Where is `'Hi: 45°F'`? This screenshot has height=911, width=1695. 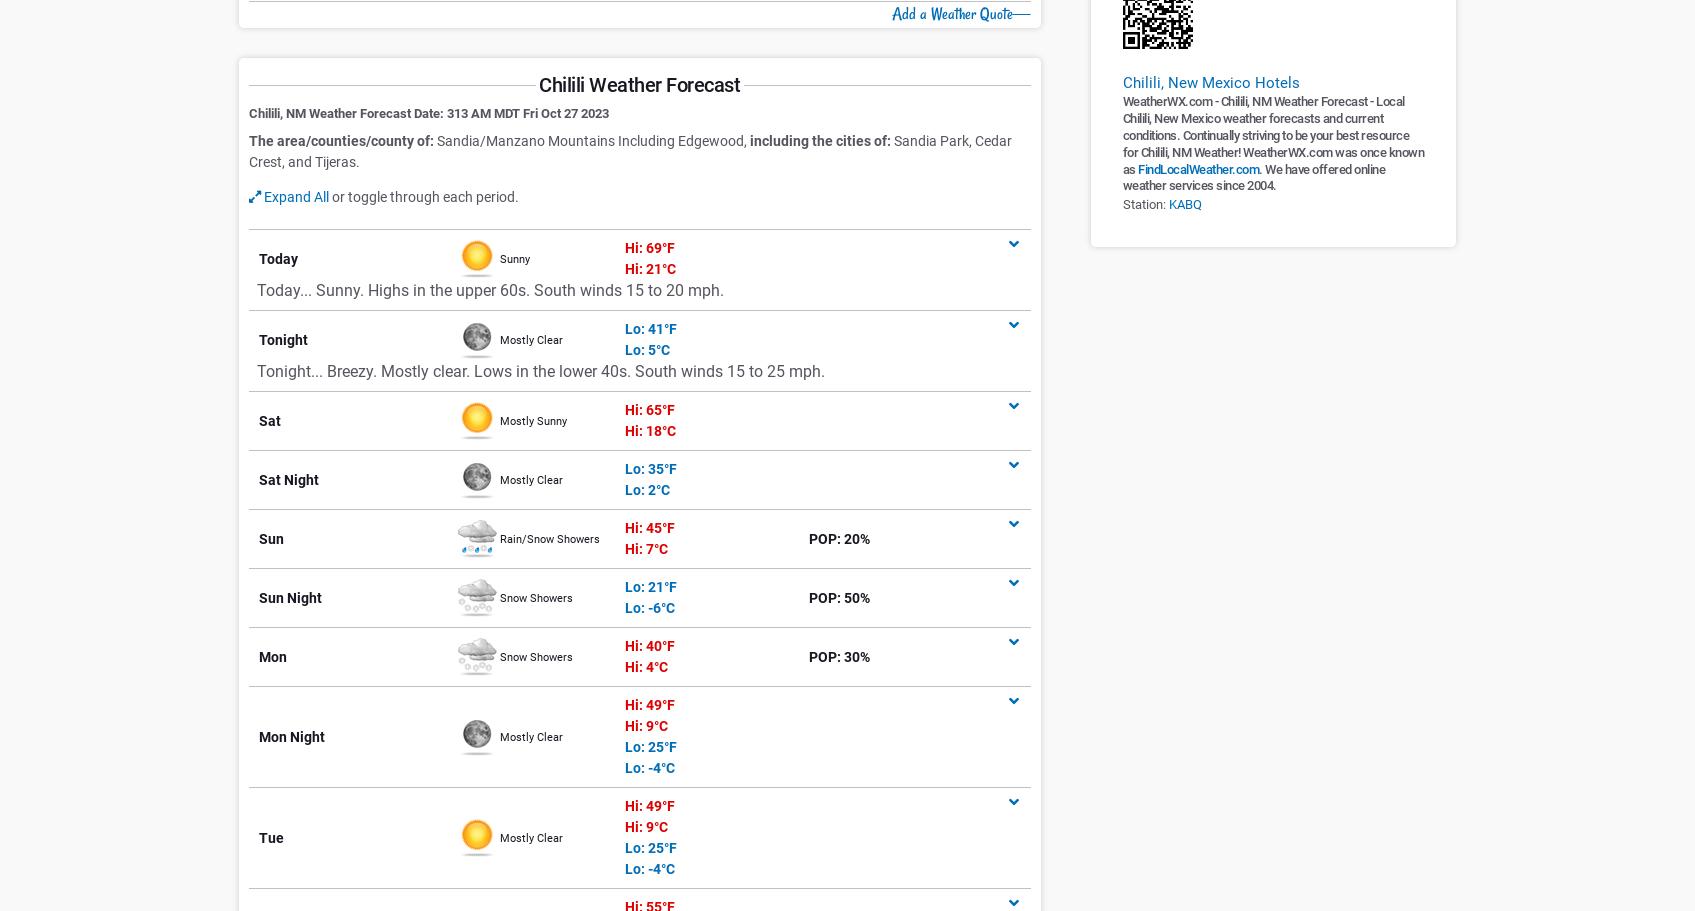 'Hi: 45°F' is located at coordinates (649, 527).